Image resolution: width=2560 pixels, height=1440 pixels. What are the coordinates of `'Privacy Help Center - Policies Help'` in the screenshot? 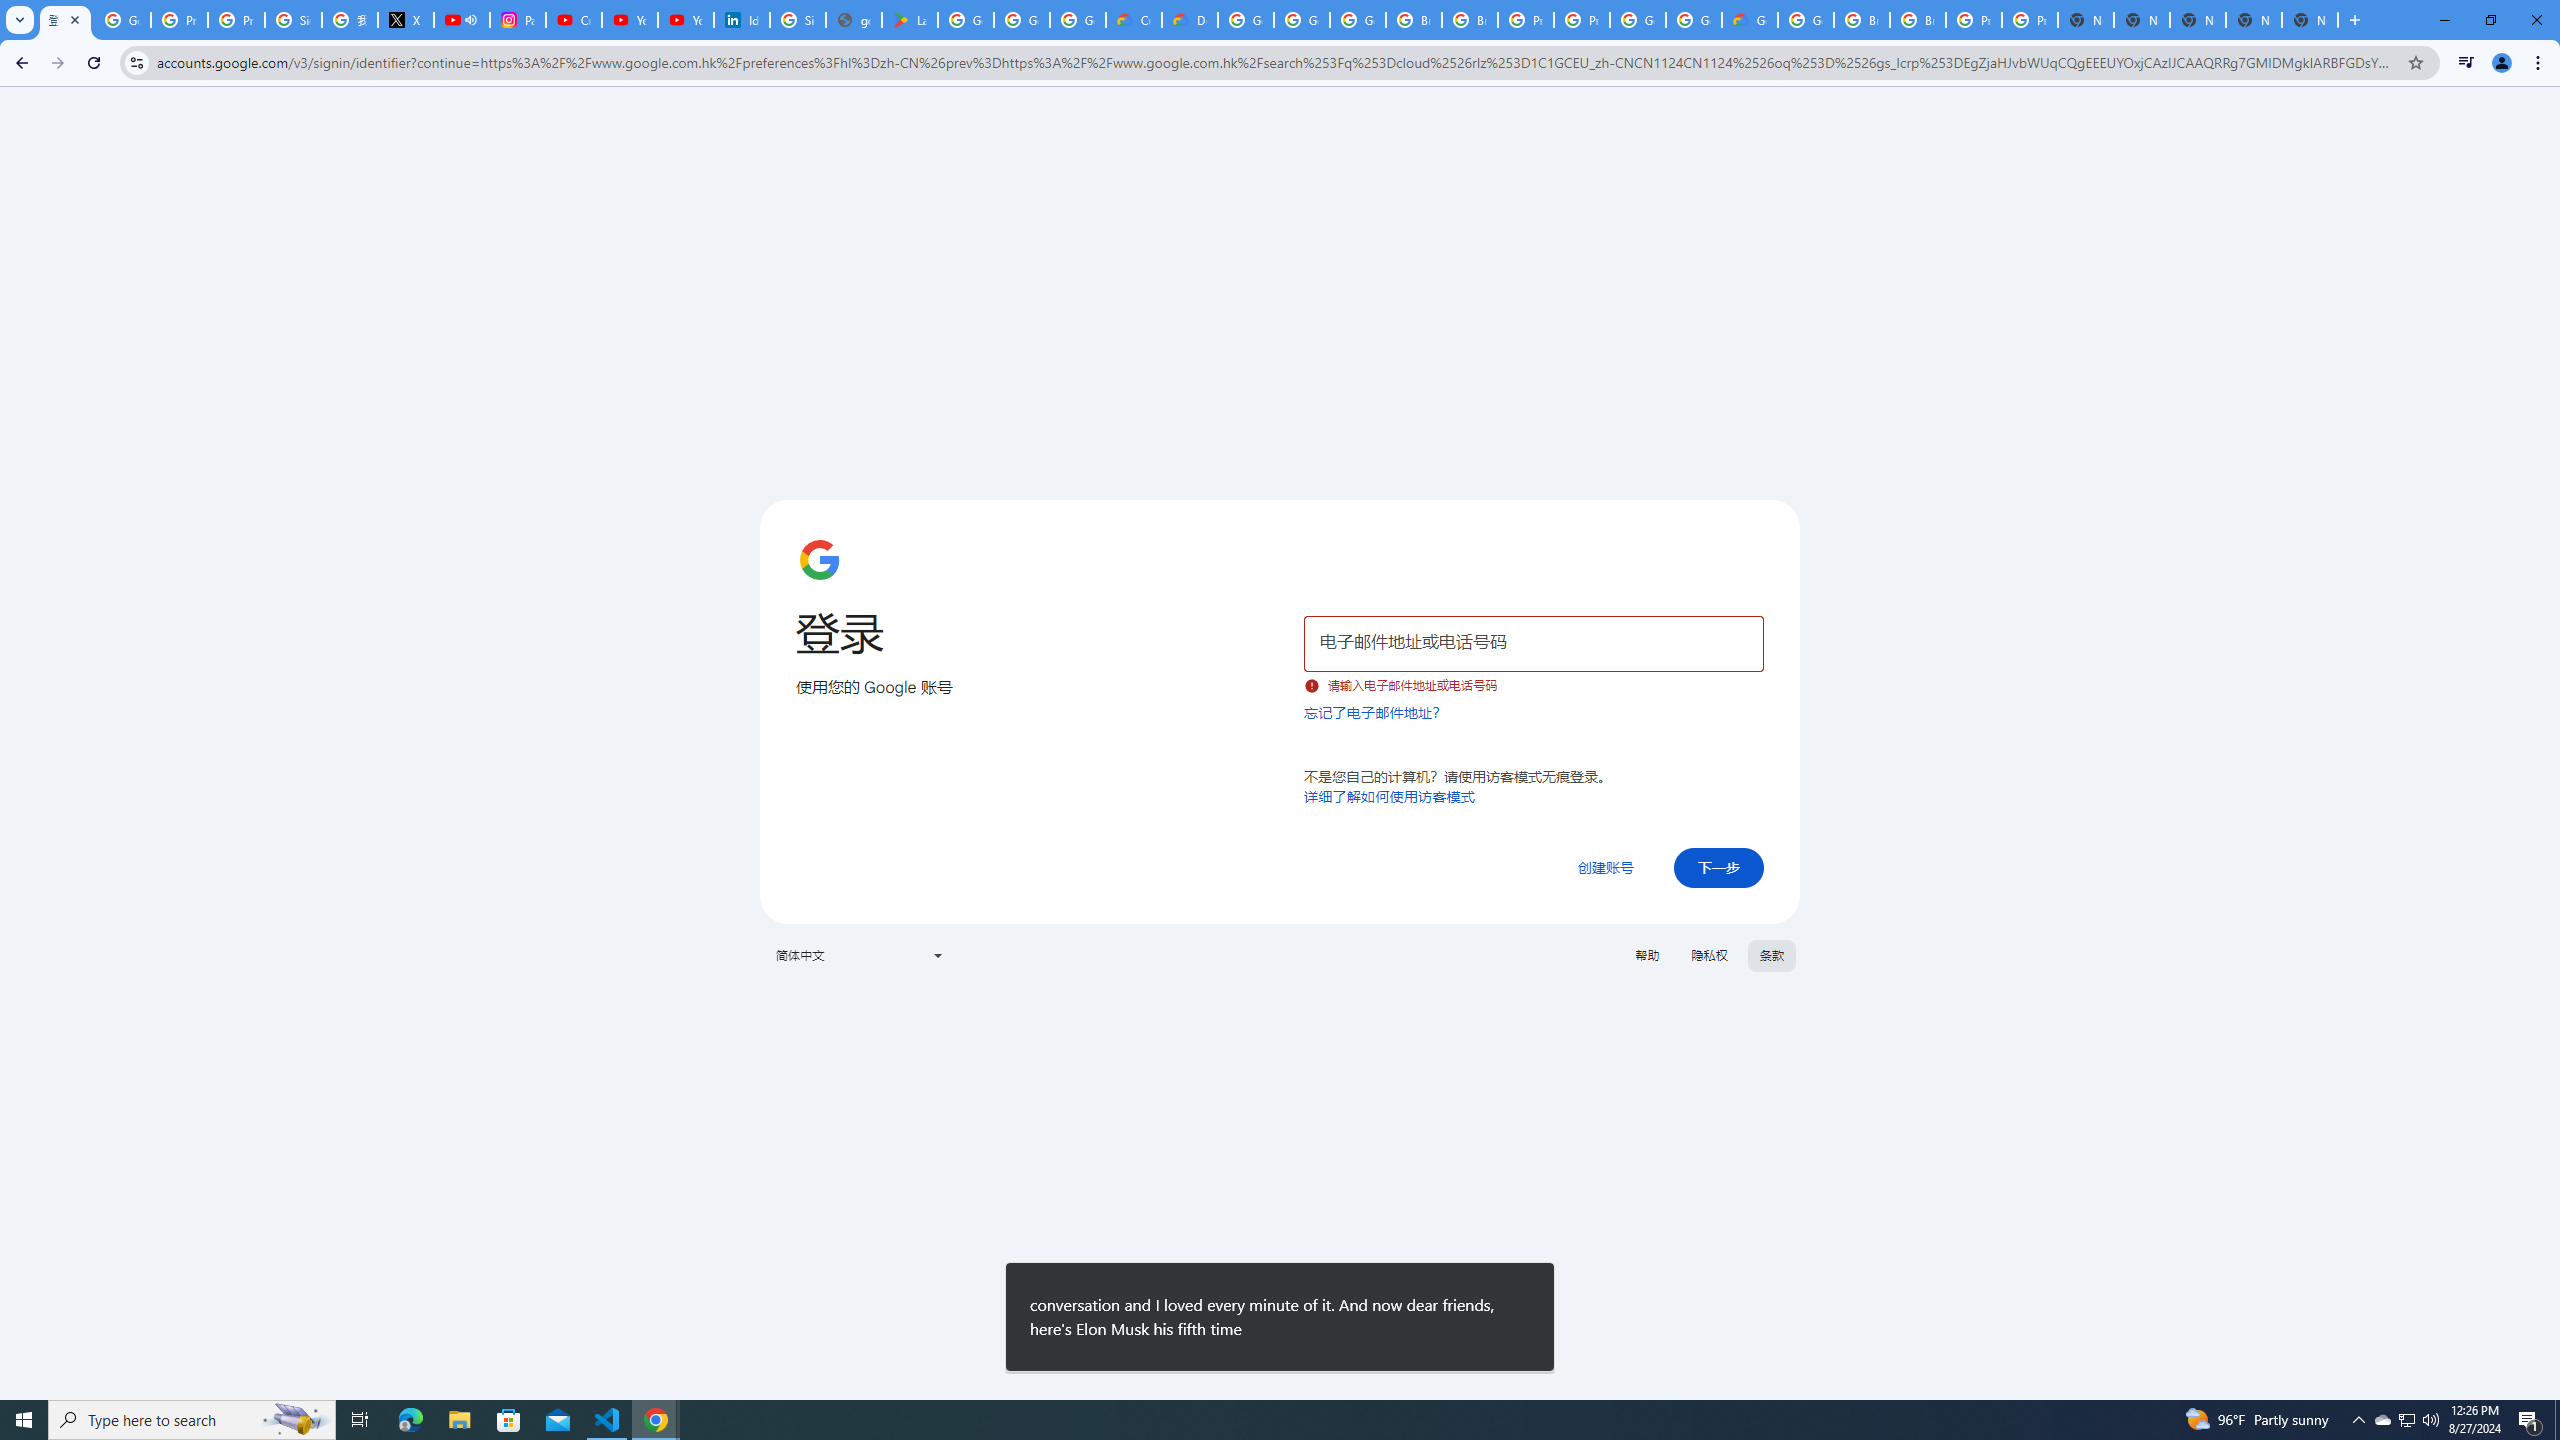 It's located at (236, 19).